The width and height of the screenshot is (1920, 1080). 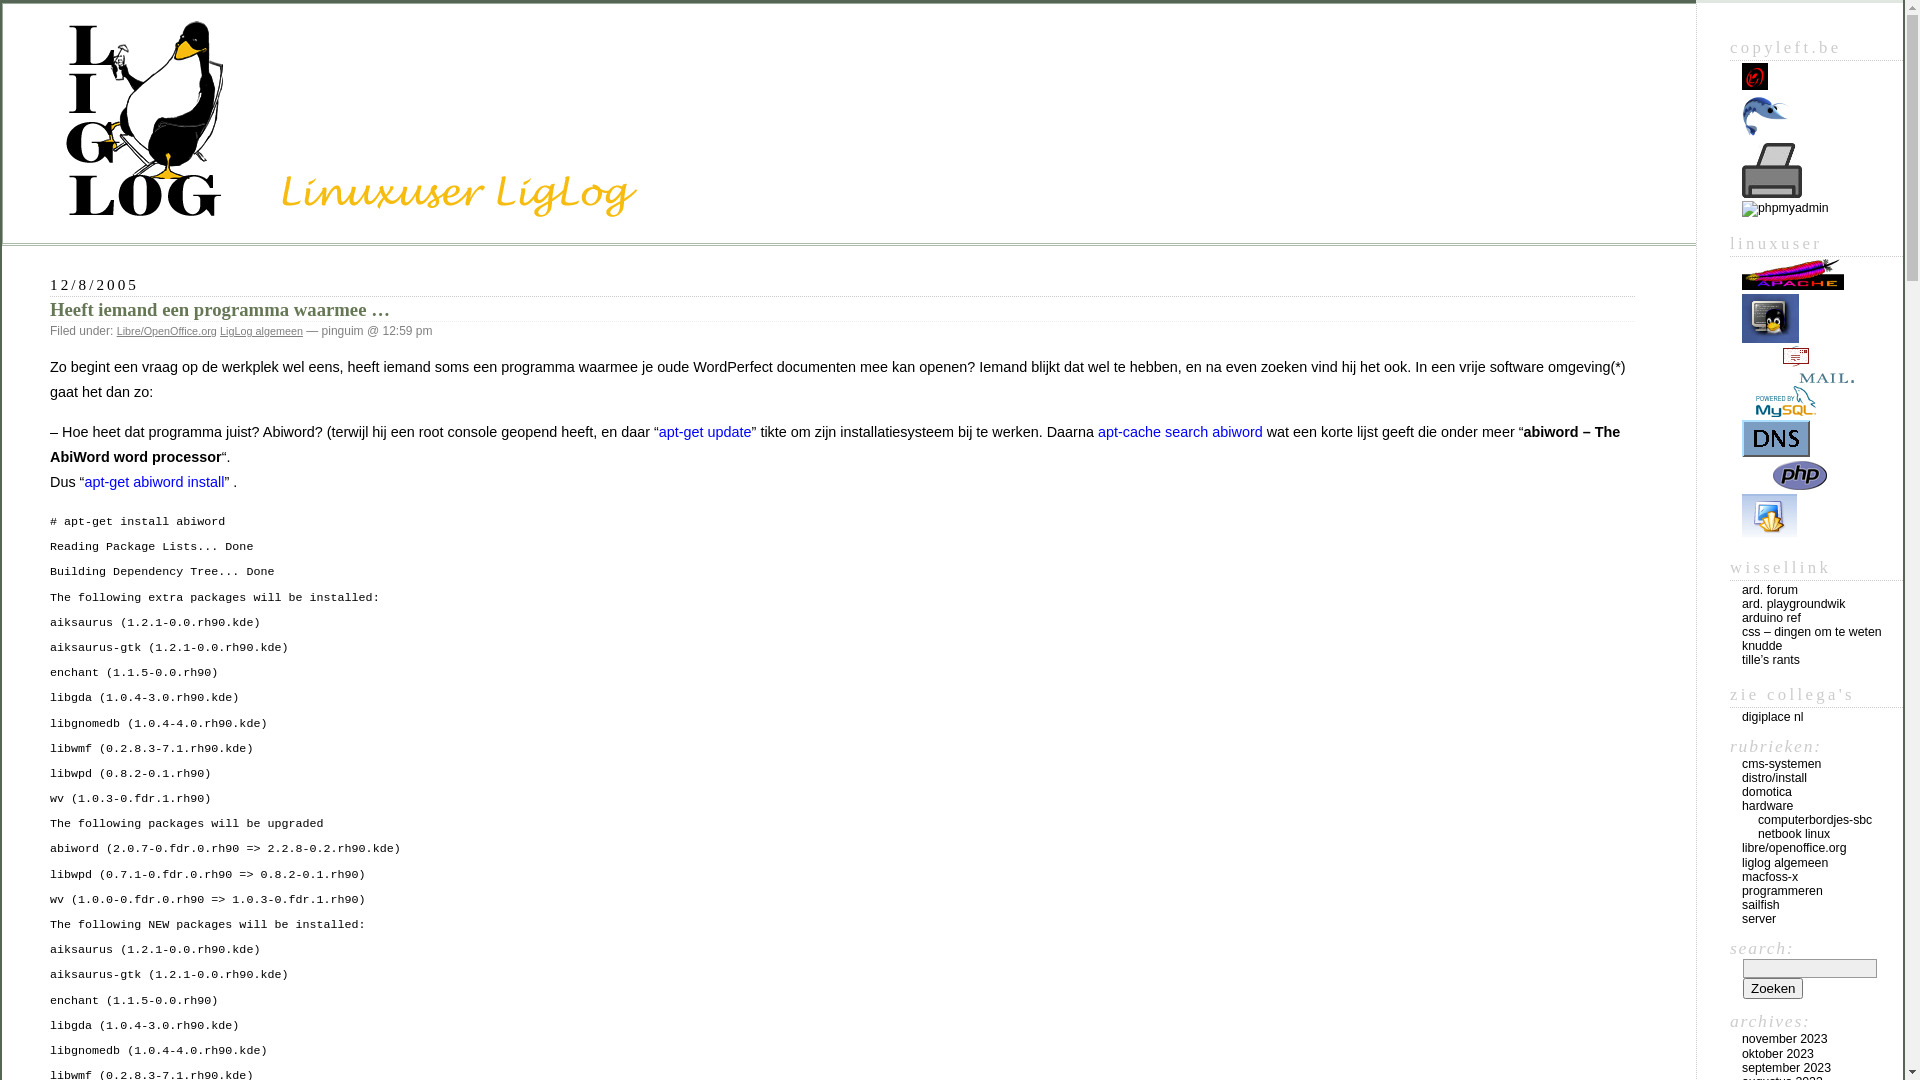 I want to click on 'Zoeken', so click(x=1772, y=987).